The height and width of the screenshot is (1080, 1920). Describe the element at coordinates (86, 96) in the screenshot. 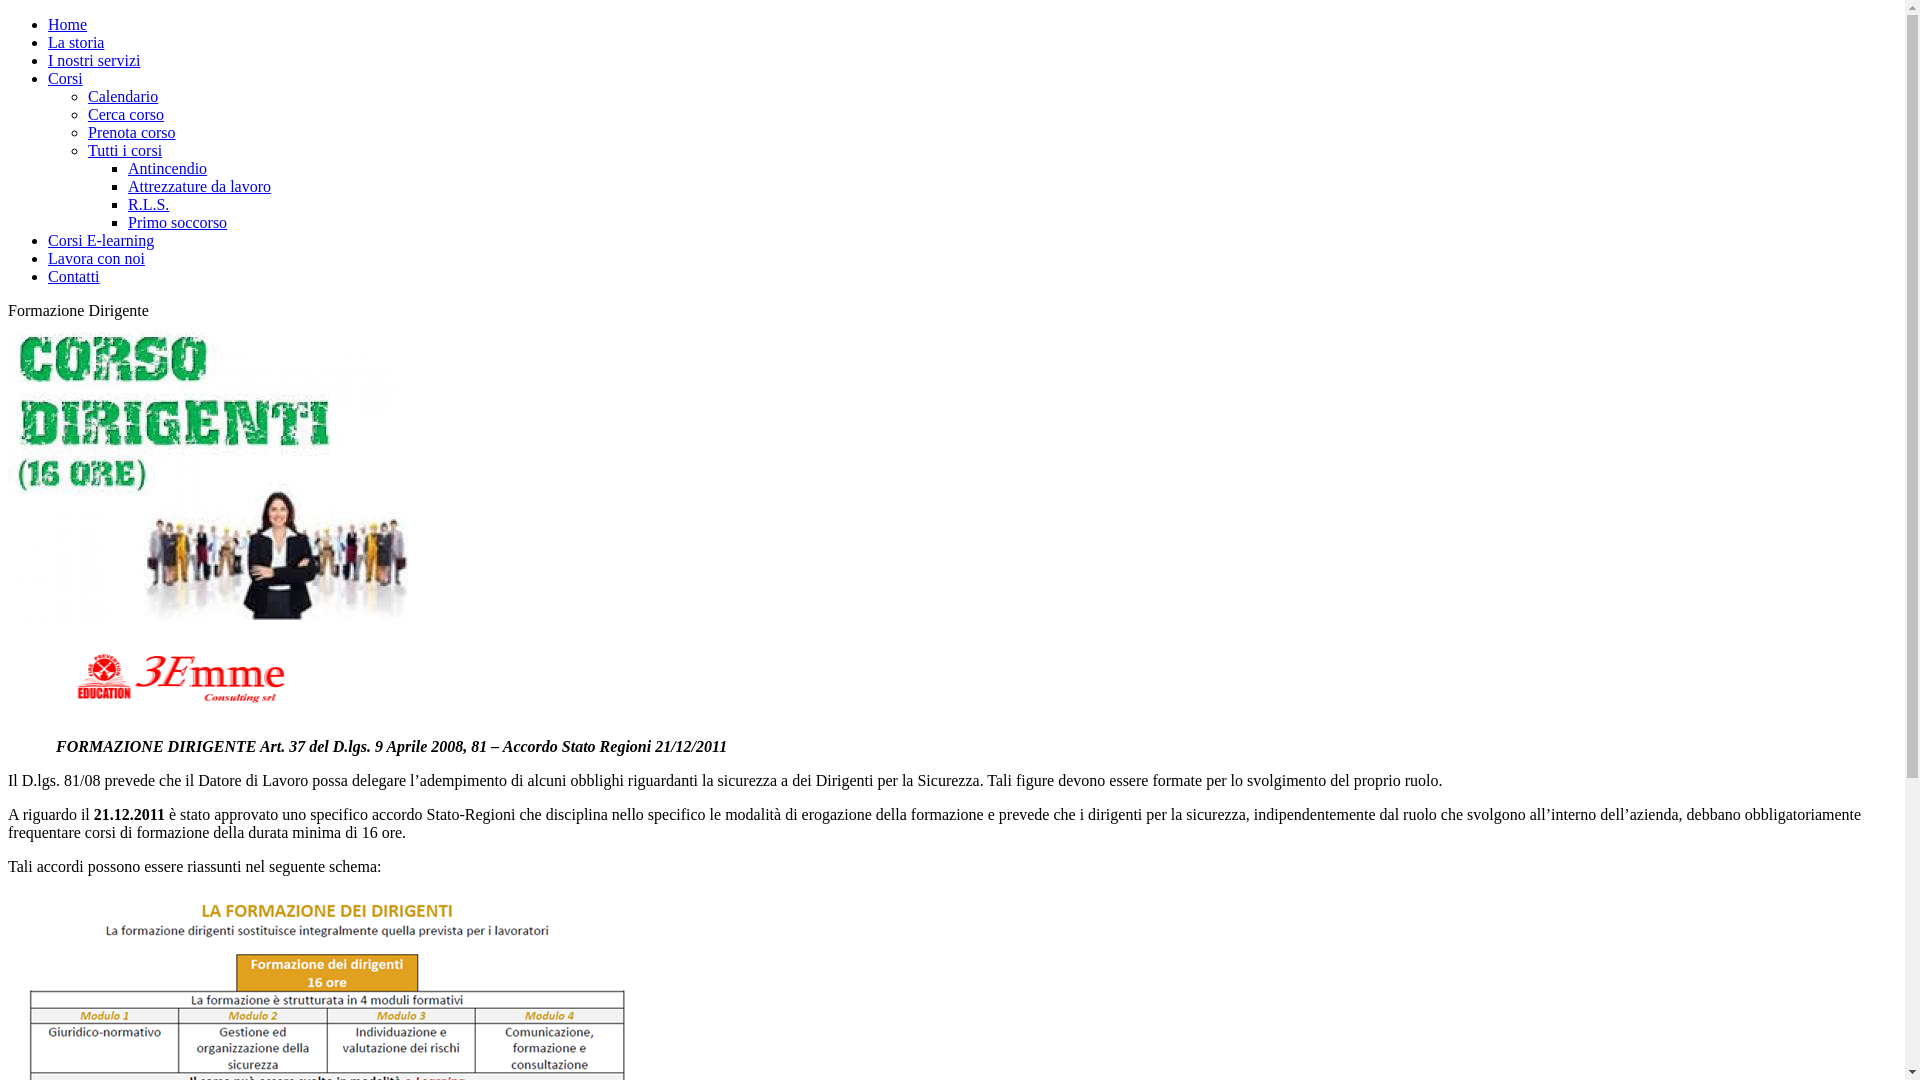

I see `'Calendario'` at that location.